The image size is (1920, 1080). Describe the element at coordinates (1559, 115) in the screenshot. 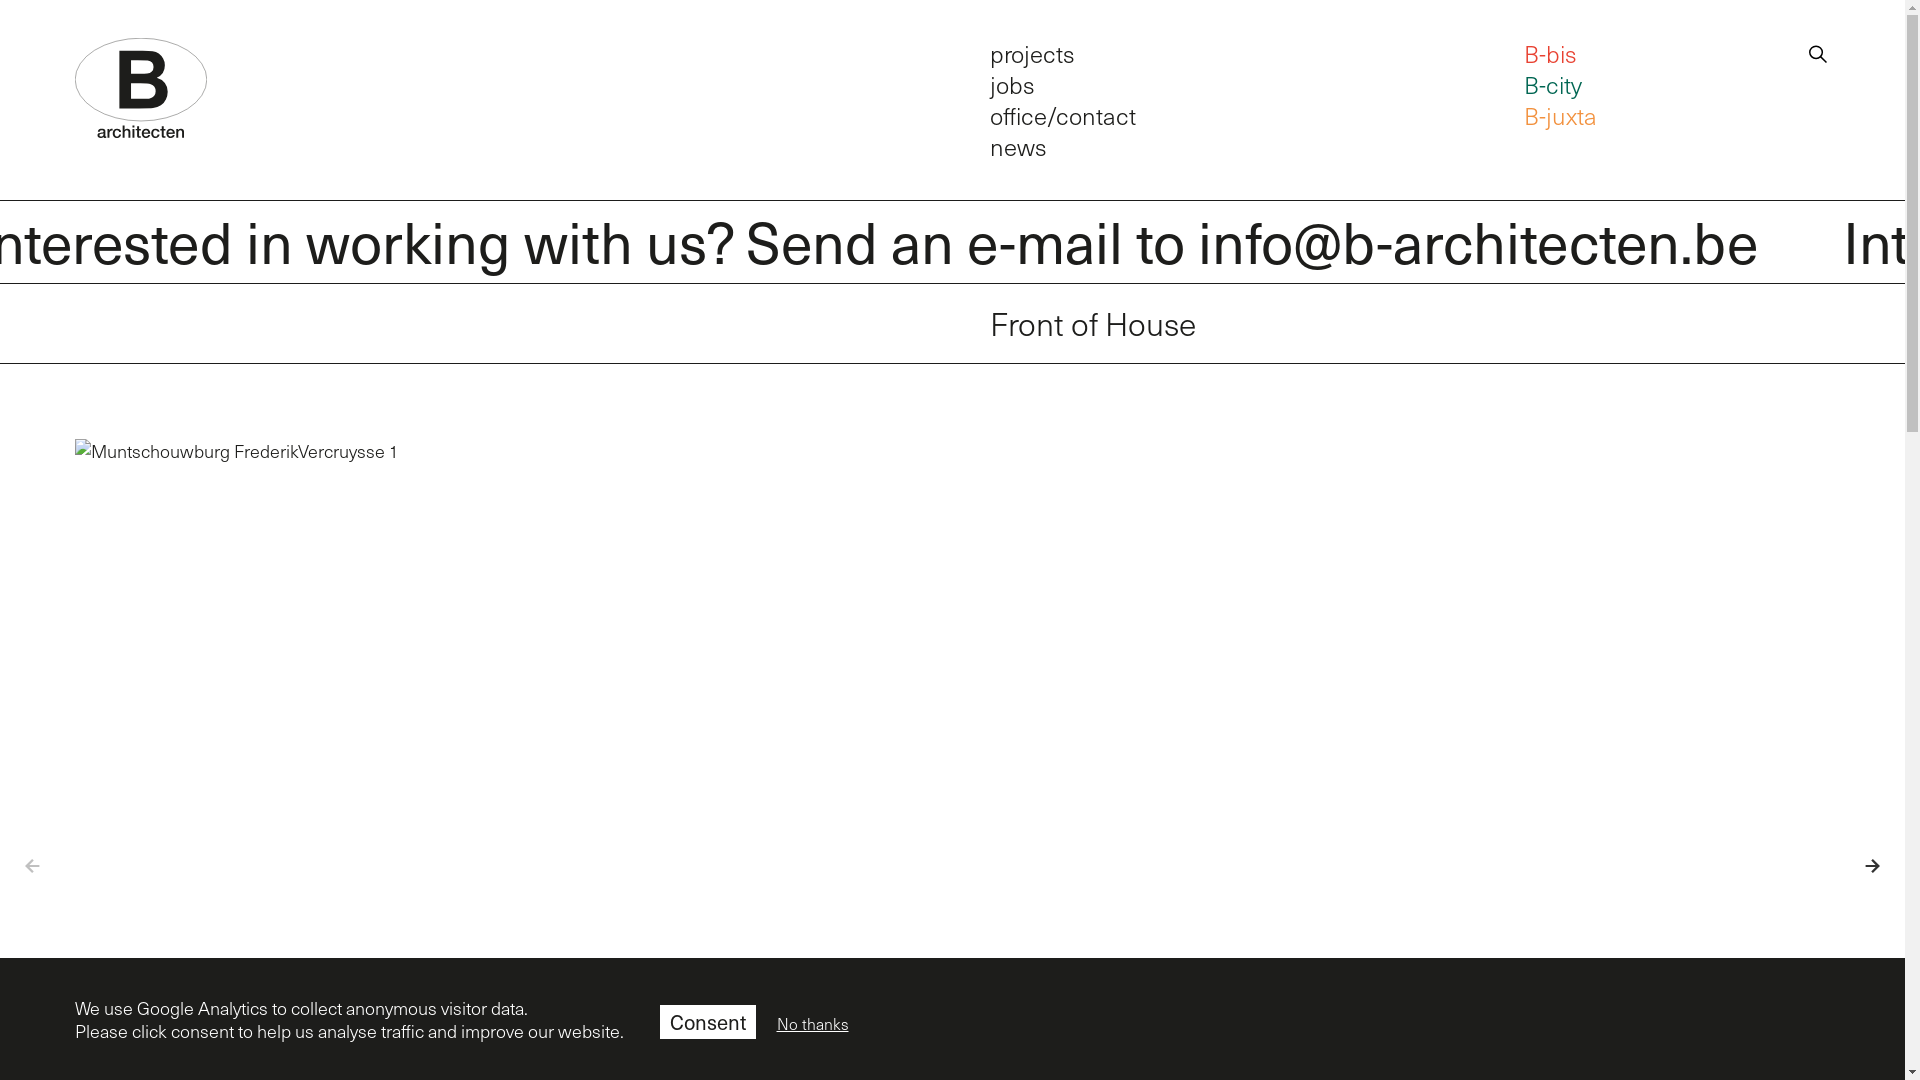

I see `'B-juxta'` at that location.